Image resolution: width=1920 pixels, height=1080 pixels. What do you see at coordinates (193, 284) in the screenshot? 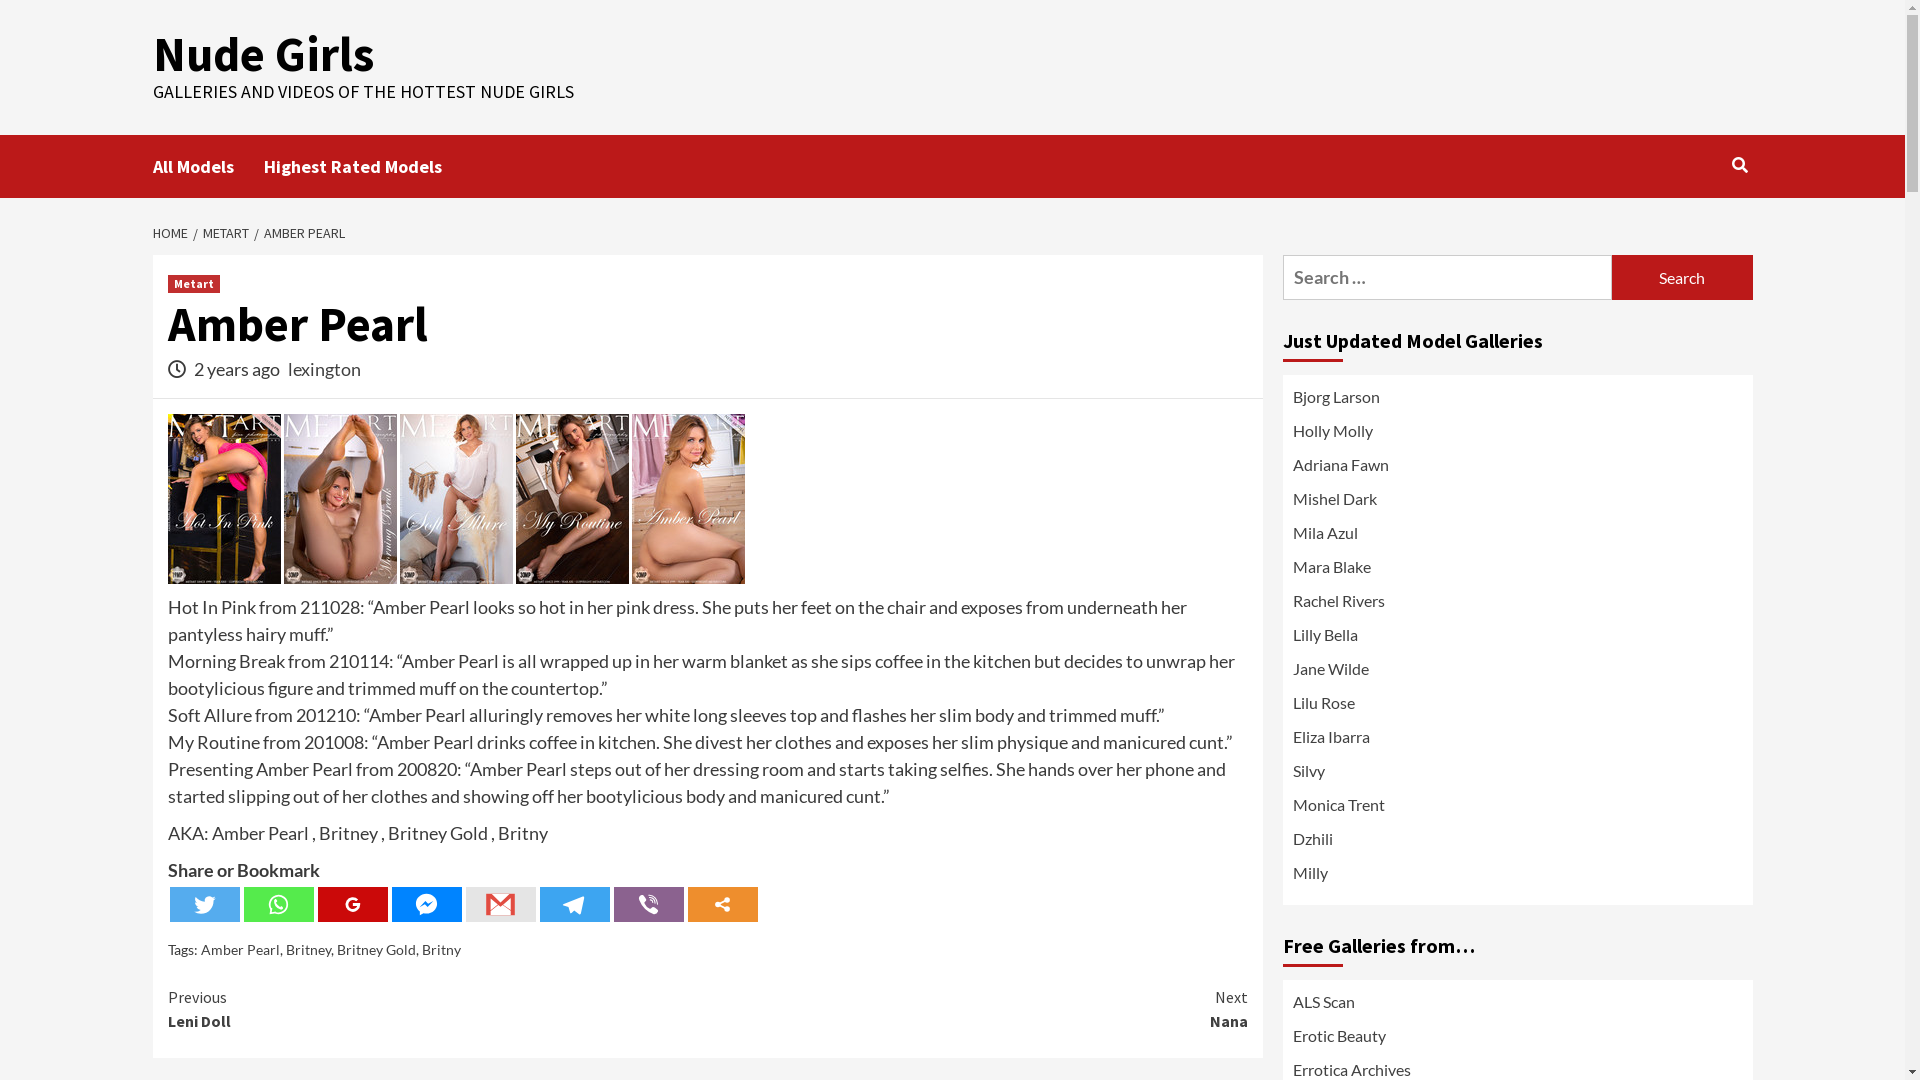
I see `'Metart'` at bounding box center [193, 284].